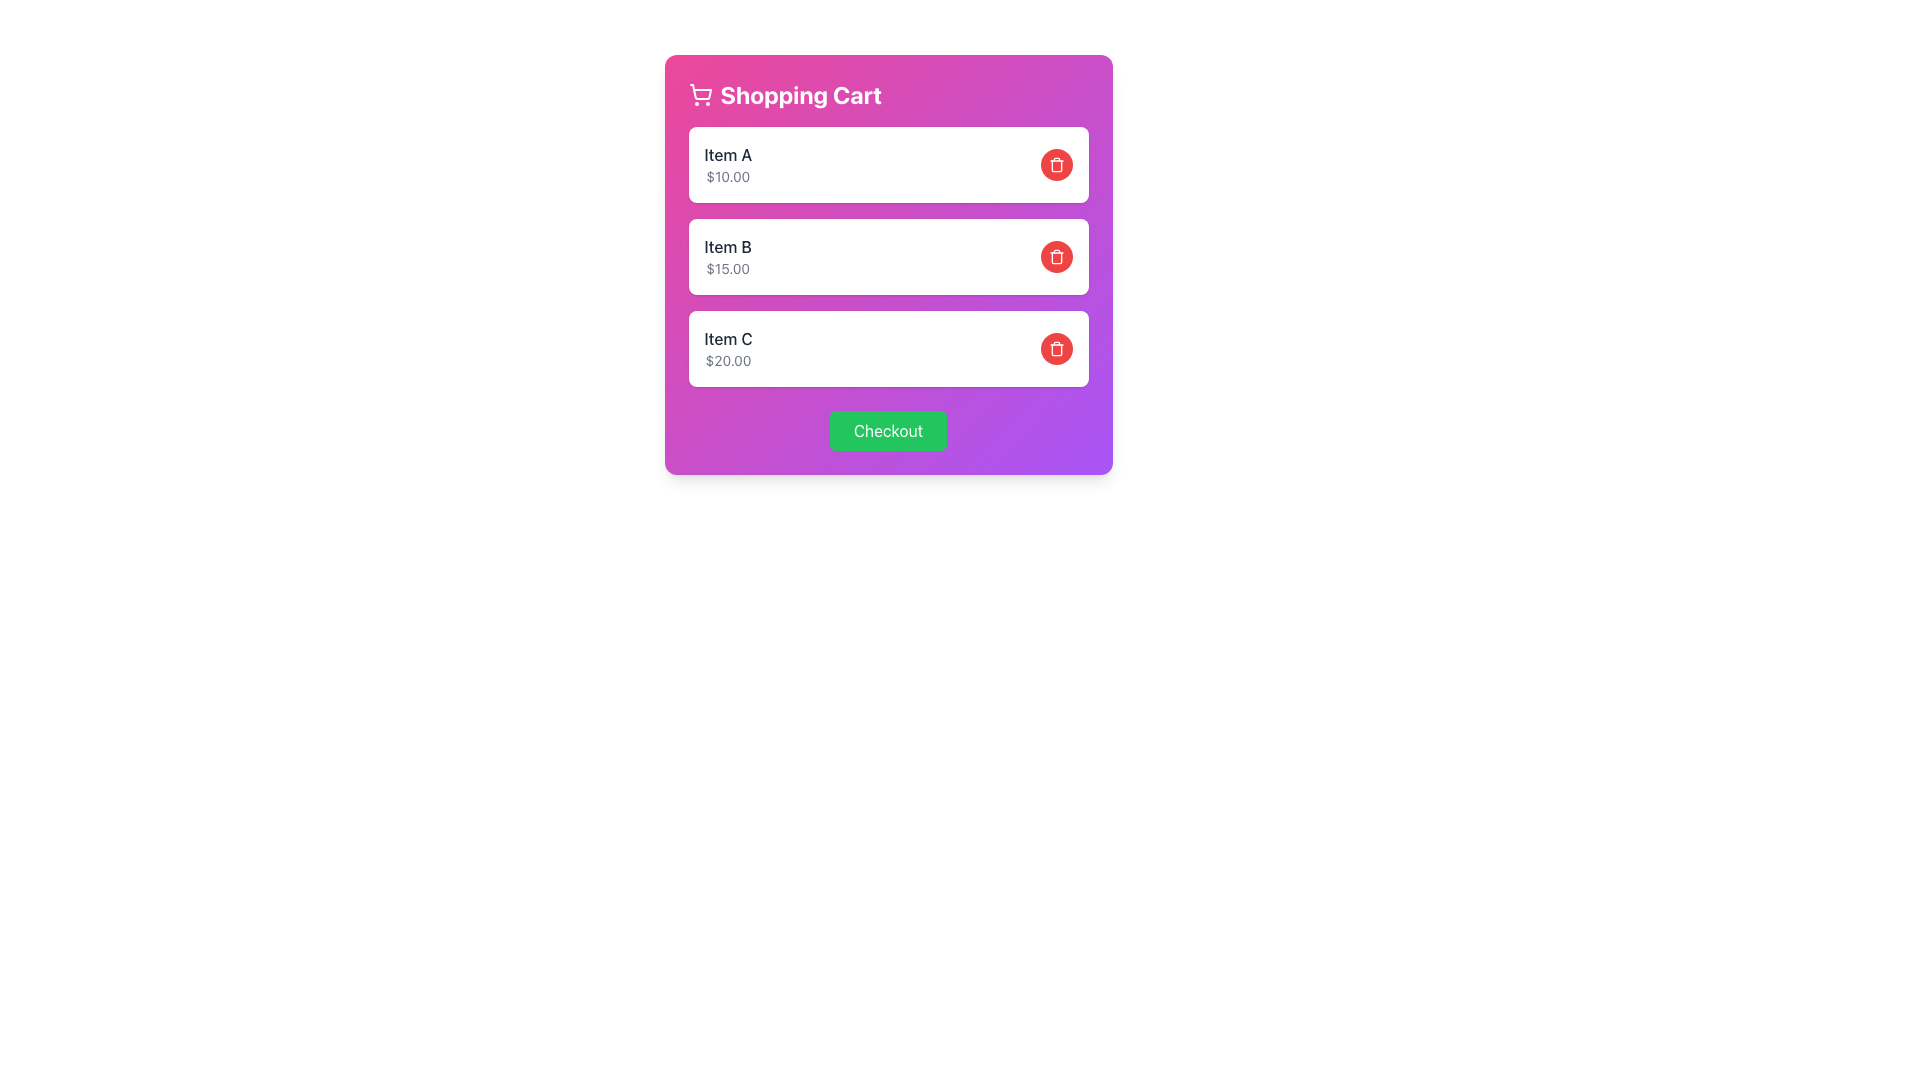 This screenshot has height=1080, width=1920. I want to click on the static text label displaying the price "$20.00" located in the shopping cart interface, below the label "Item C" and to the left of the red circular trash icon button, so click(727, 361).